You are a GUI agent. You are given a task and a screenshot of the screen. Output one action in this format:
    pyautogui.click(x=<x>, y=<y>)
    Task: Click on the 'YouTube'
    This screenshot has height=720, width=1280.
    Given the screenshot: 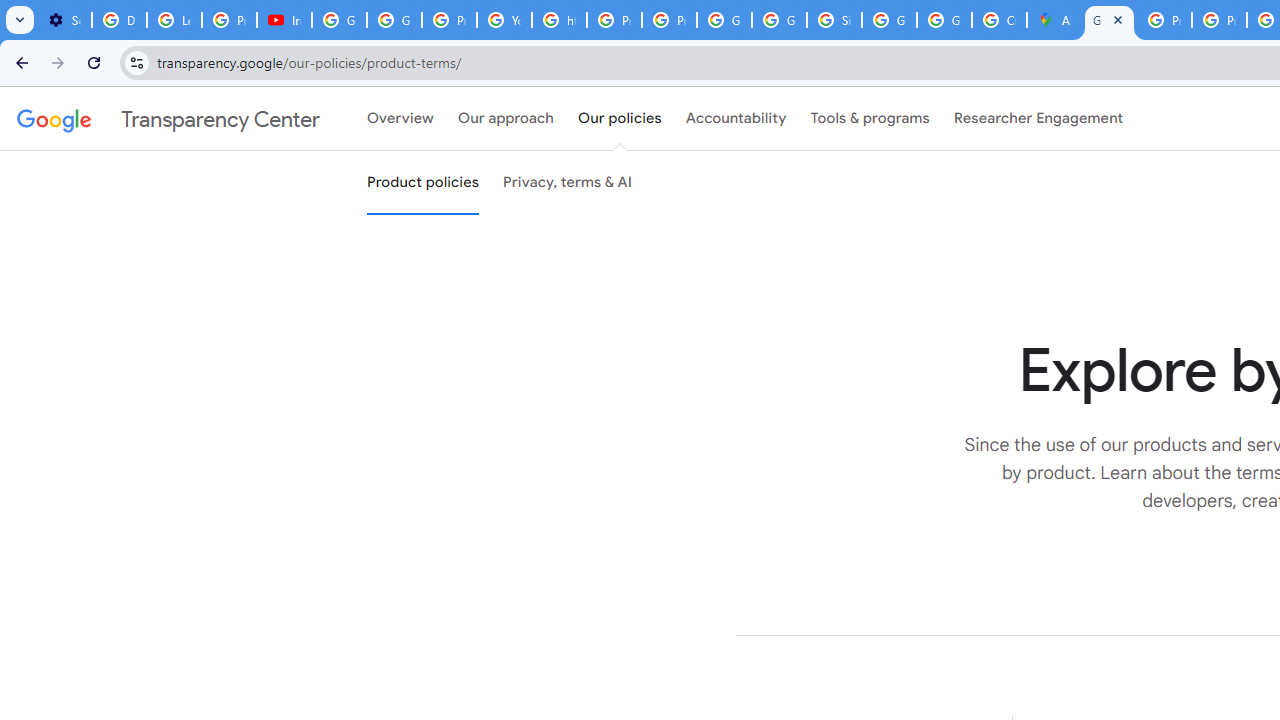 What is the action you would take?
    pyautogui.click(x=504, y=20)
    